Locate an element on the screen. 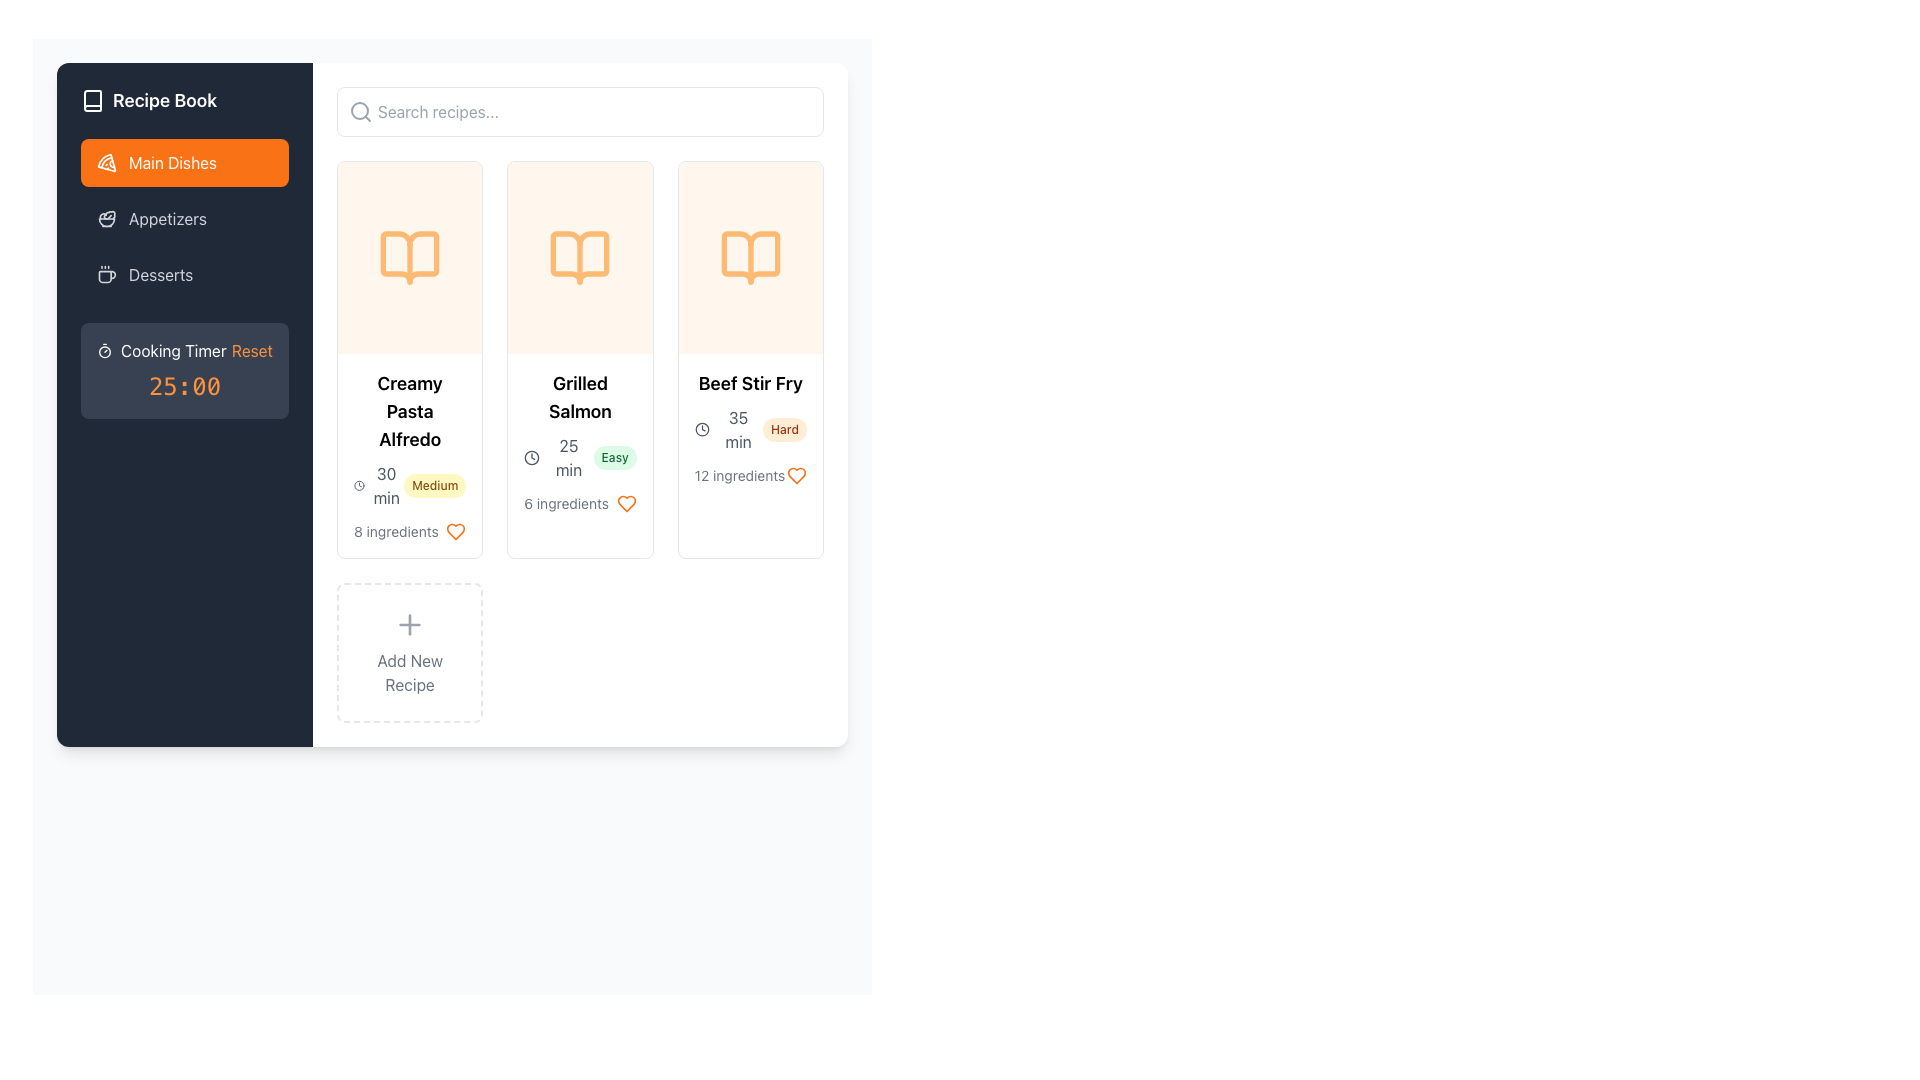  the 'Grilled Salmon' recipe card, which is a vertically aligned card with a white background, rounded corners, and a light gray border, located in the 'Main Dishes' section between 'Creamy Pasta Alfredo' and 'Beef Stir Fry' is located at coordinates (579, 358).